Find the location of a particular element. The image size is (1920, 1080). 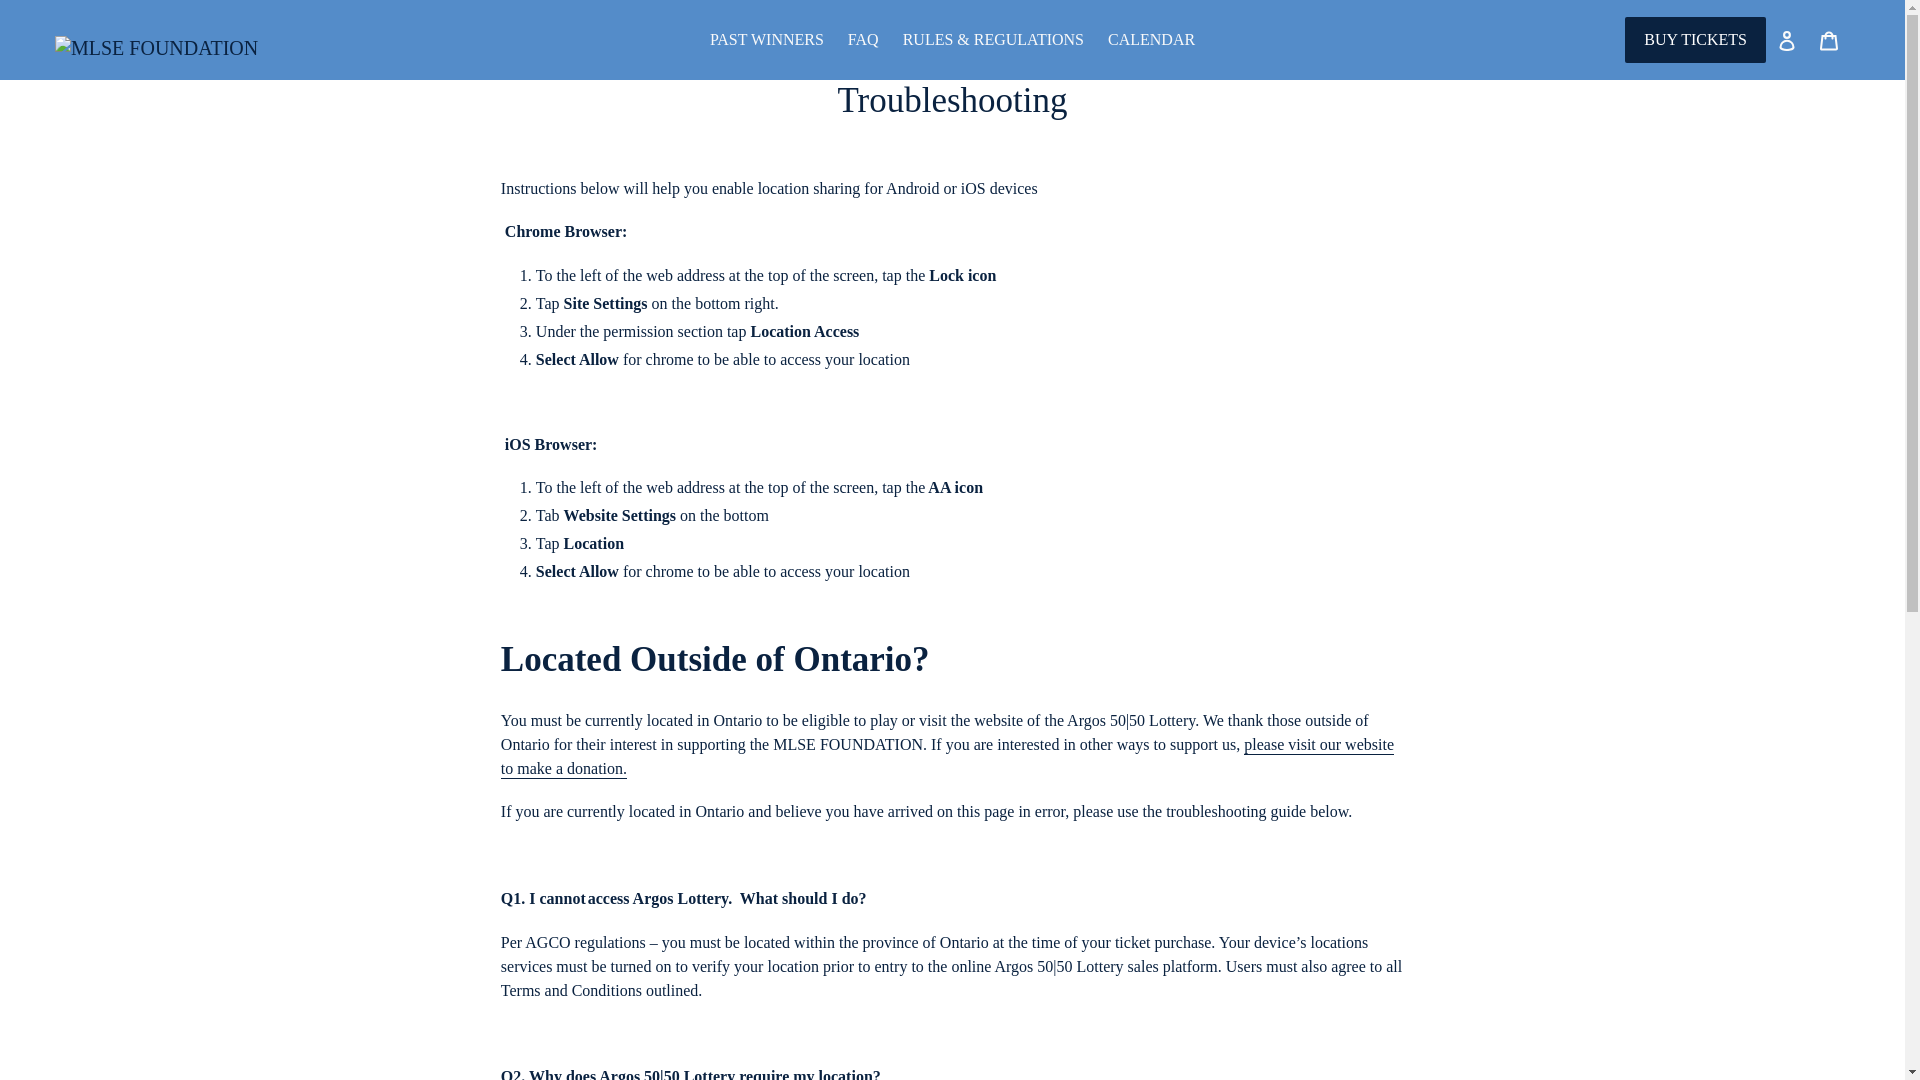

'Cart' is located at coordinates (1828, 39).